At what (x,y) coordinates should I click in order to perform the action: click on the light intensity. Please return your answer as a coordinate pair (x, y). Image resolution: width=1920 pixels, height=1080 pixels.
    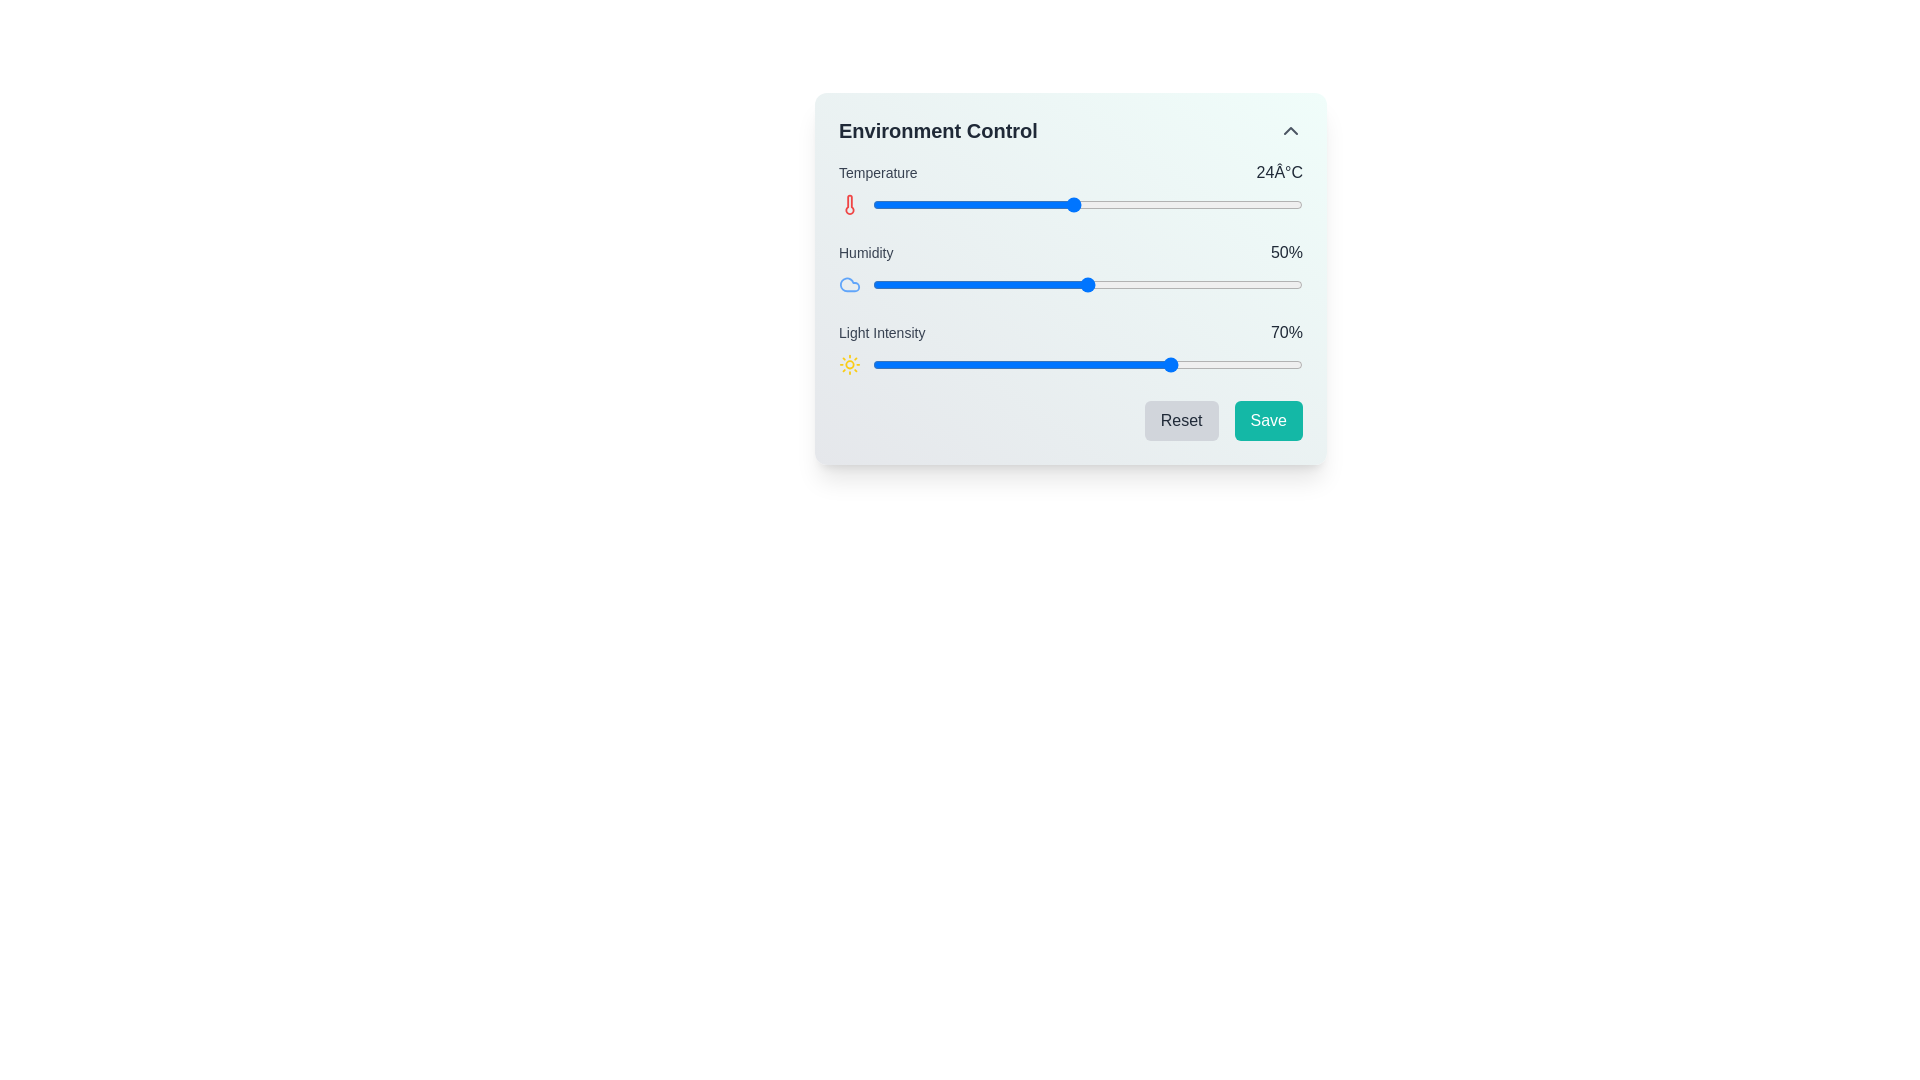
    Looking at the image, I should click on (902, 365).